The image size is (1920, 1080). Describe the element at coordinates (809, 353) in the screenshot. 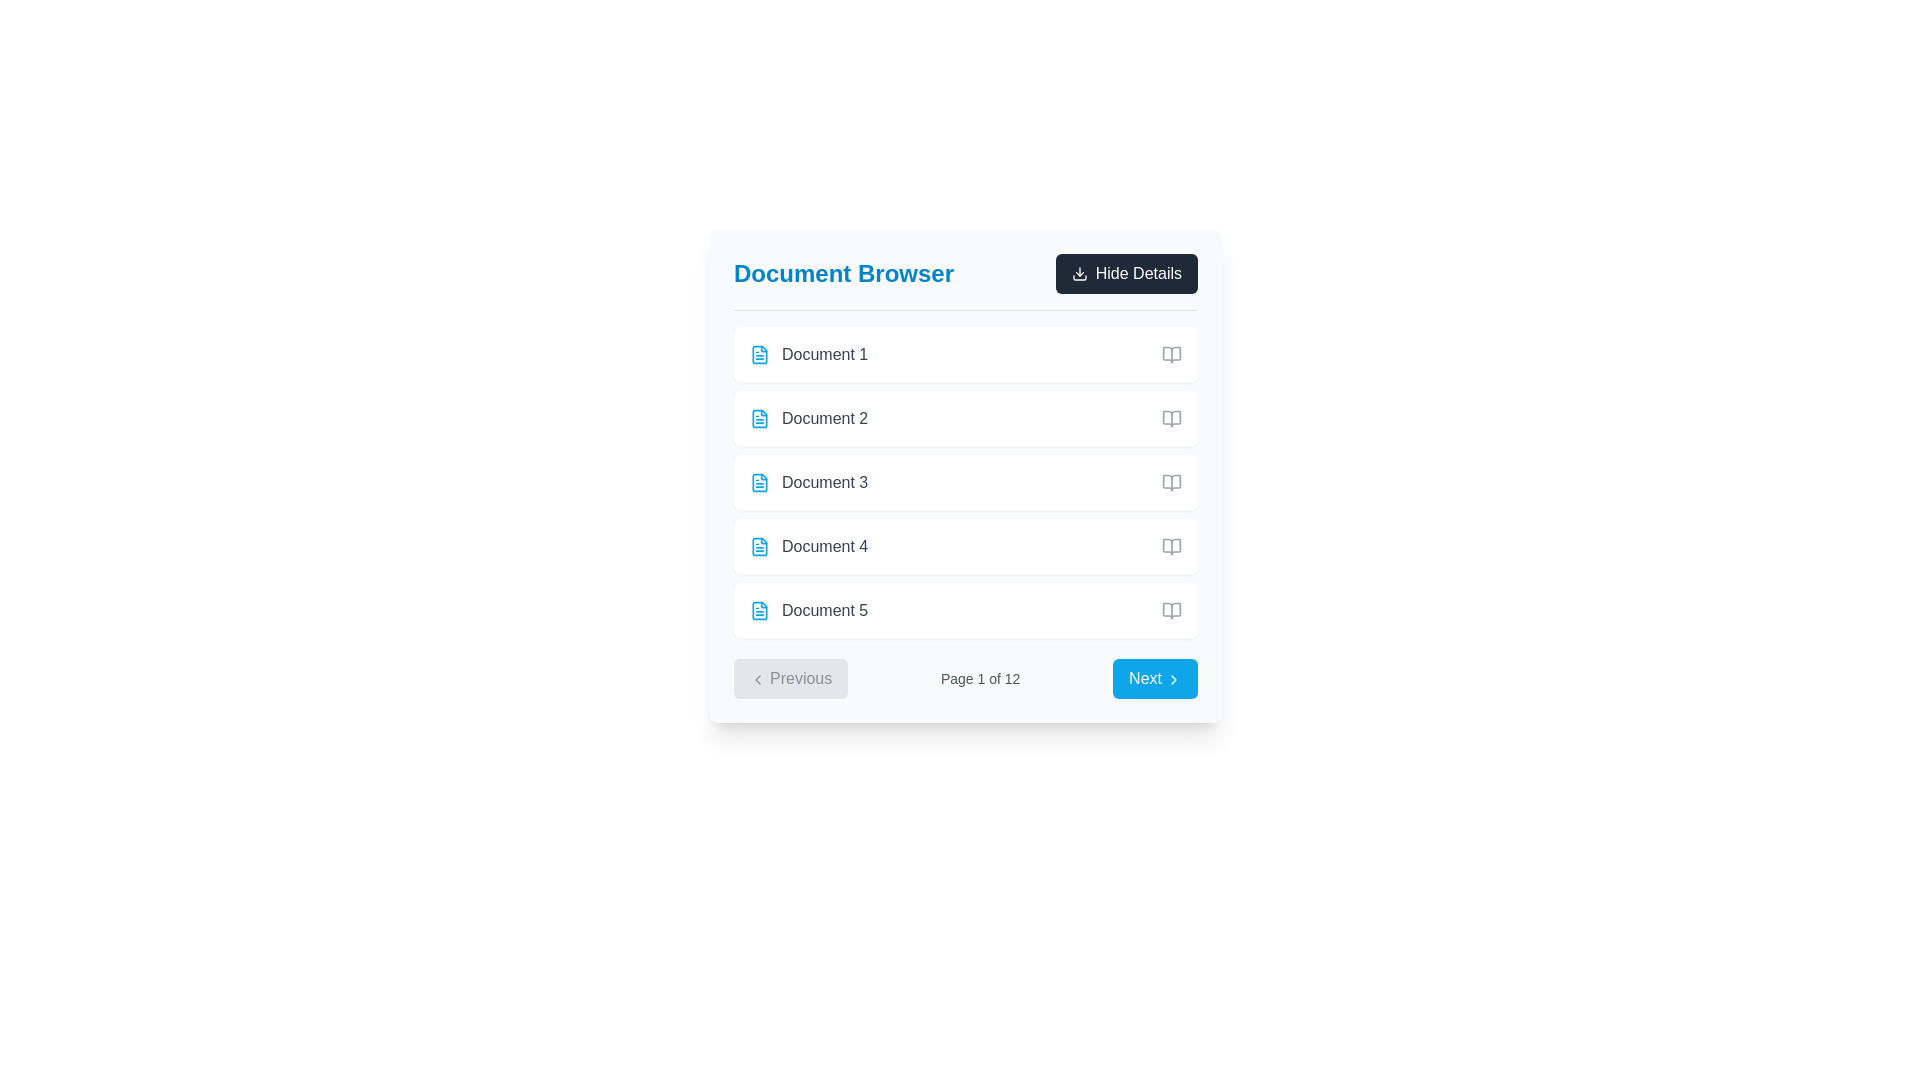

I see `on the first list item in the 'Document Browser' section, which features a small sky-blue file icon and the text 'Document 1' in gray font` at that location.